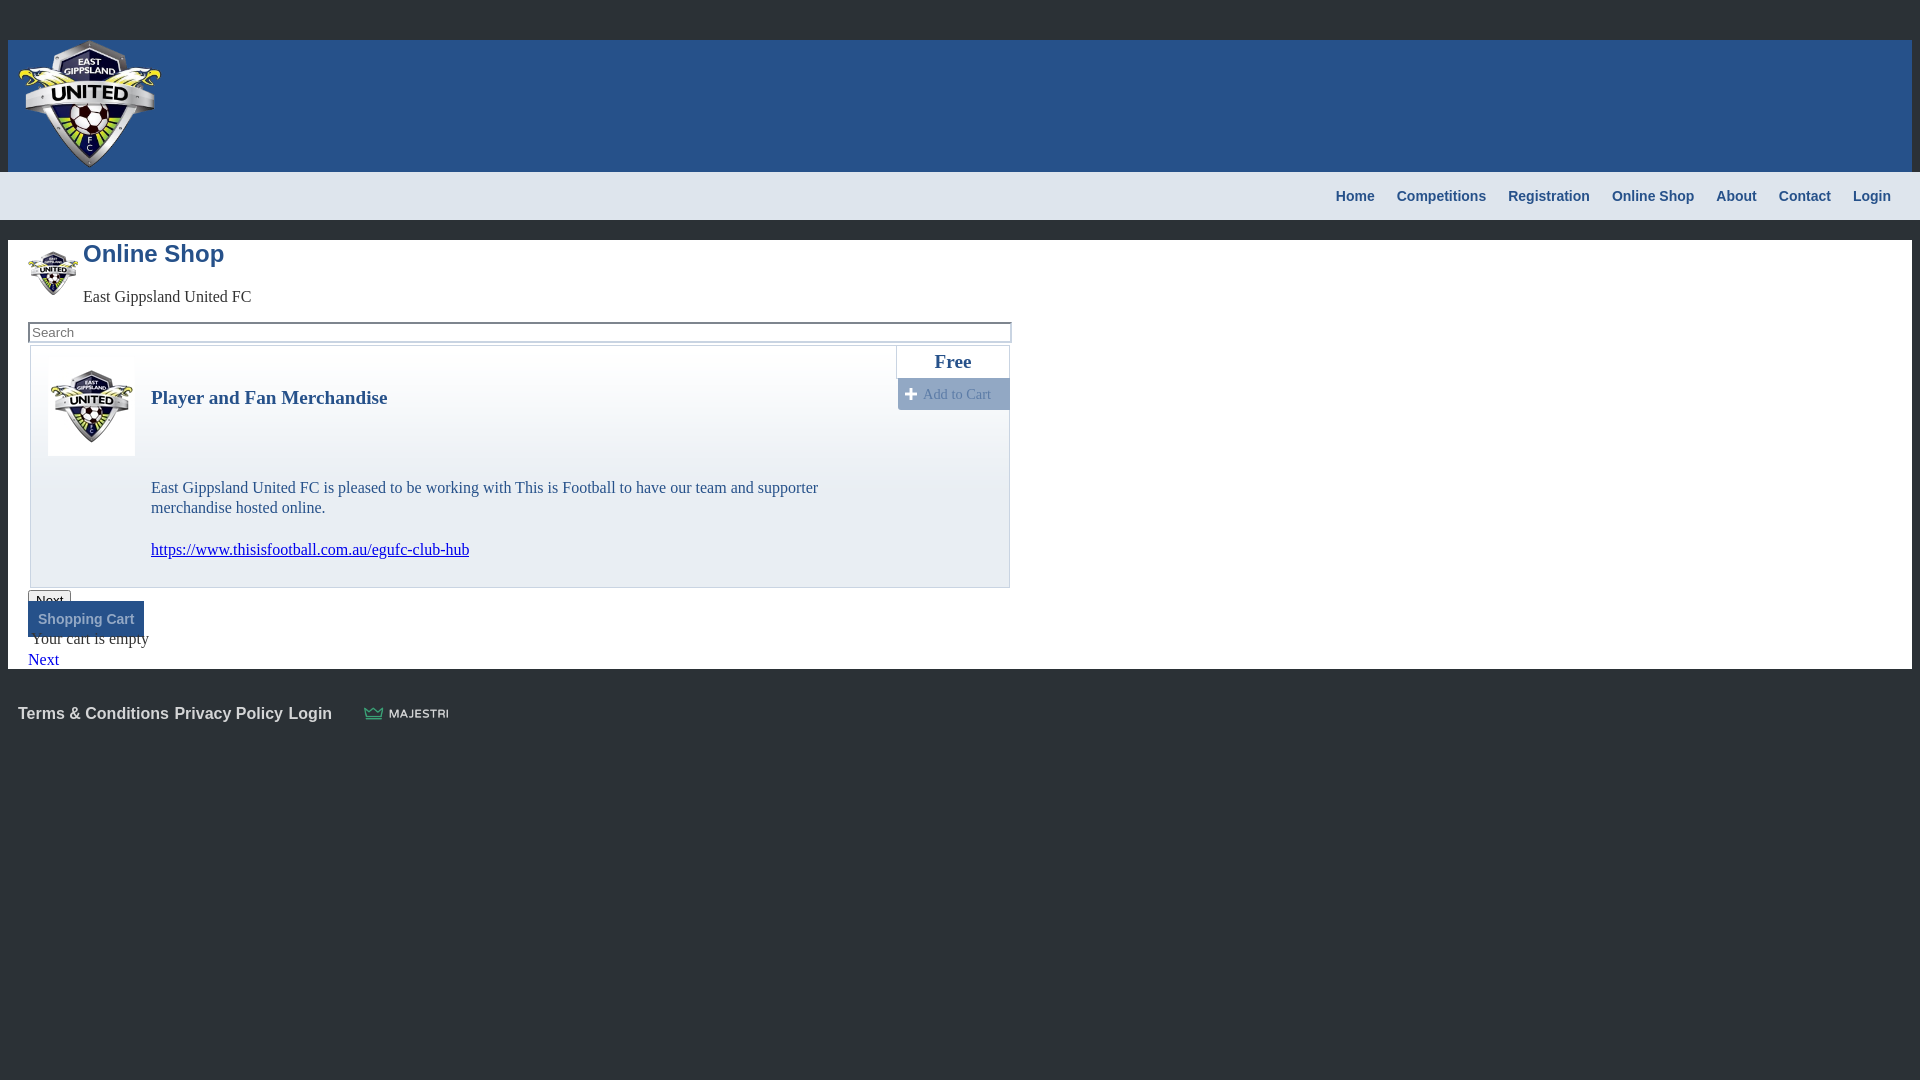  Describe the element at coordinates (92, 712) in the screenshot. I see `'Terms & Conditions'` at that location.